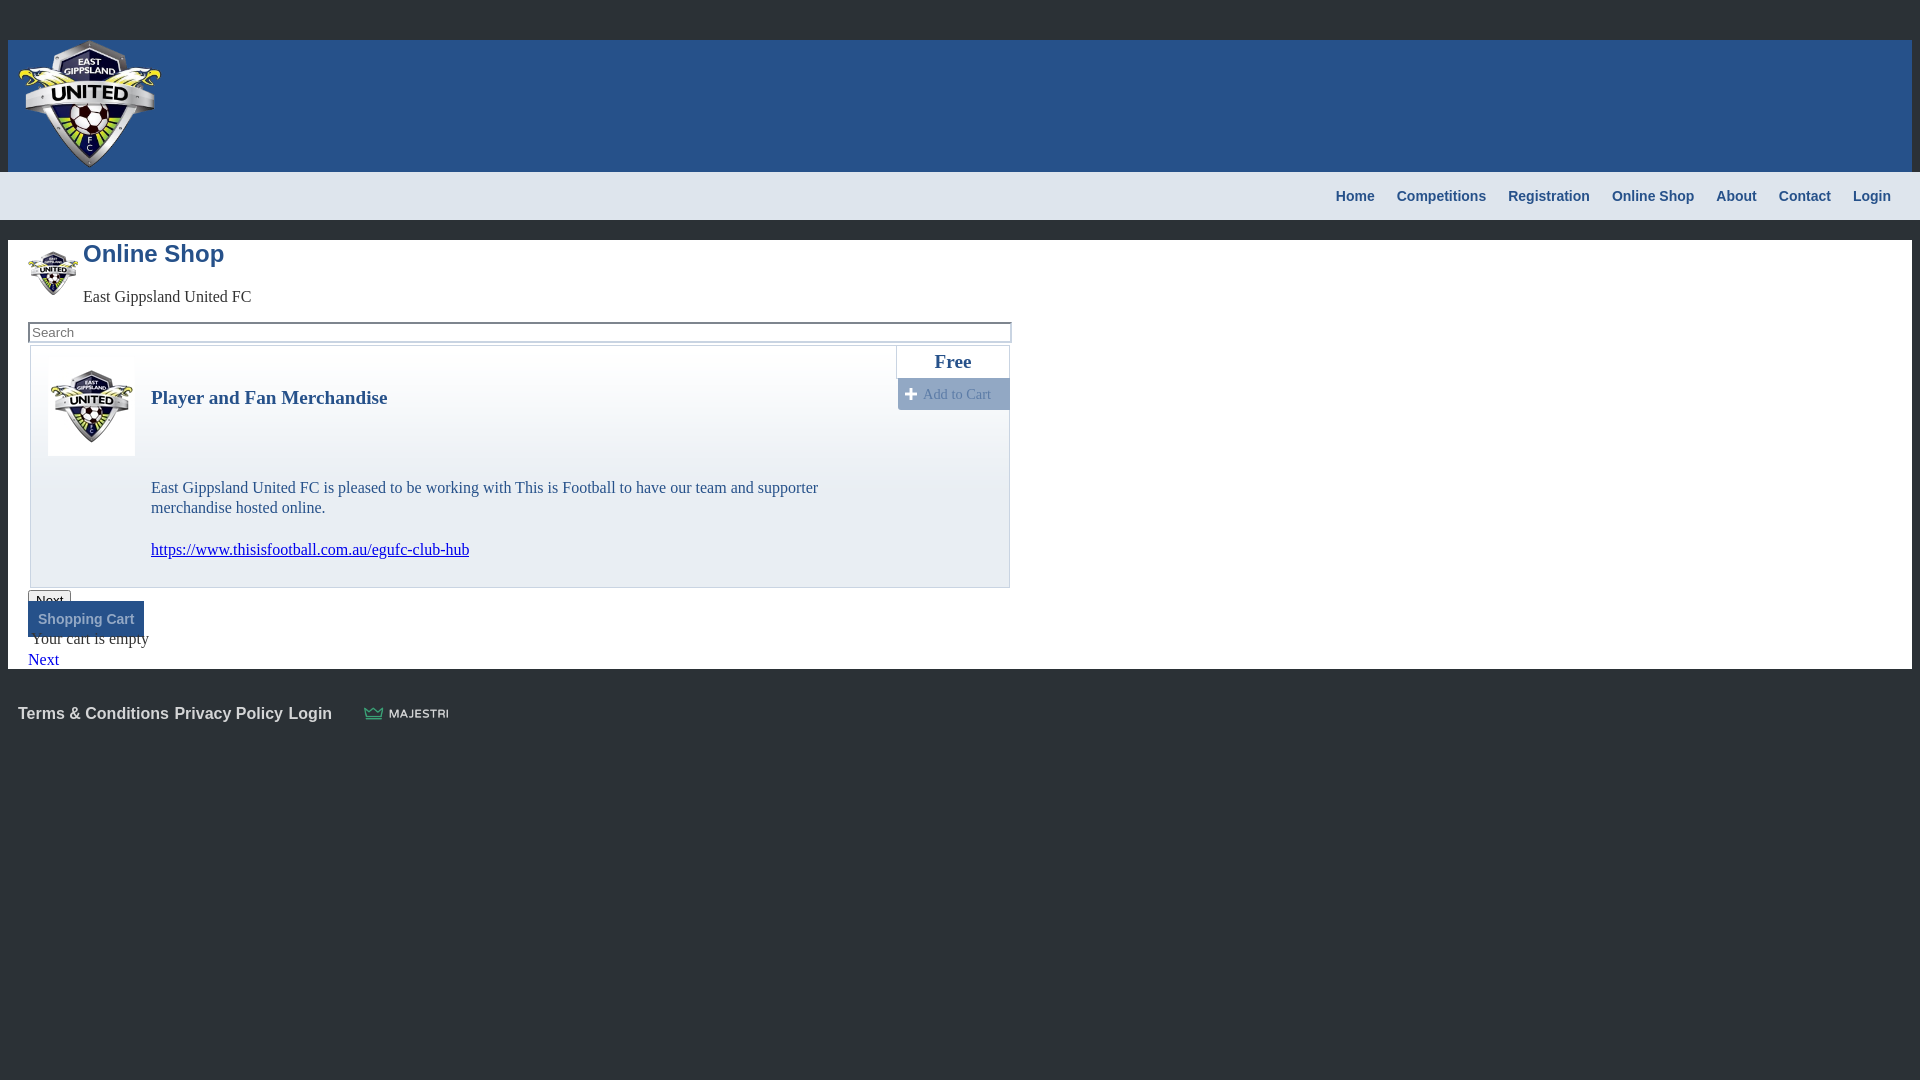  Describe the element at coordinates (92, 712) in the screenshot. I see `'Terms & Conditions'` at that location.